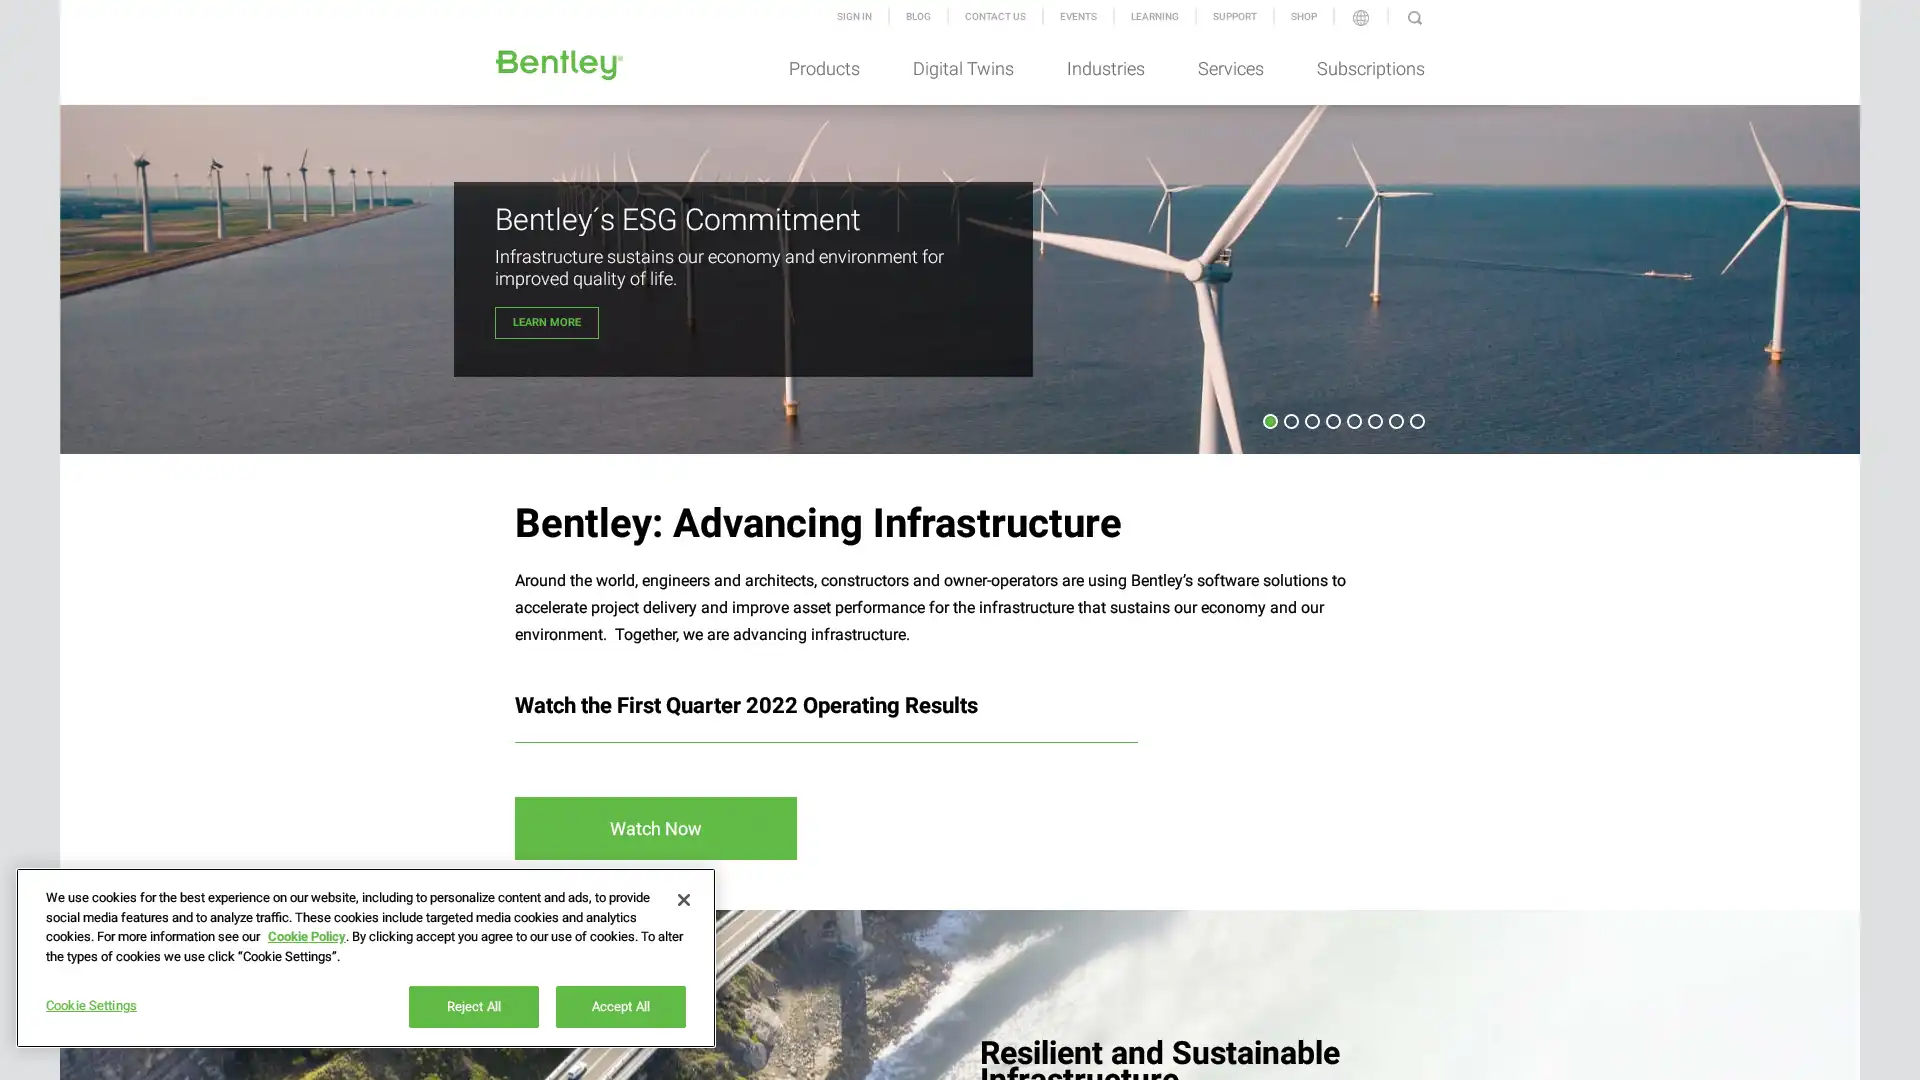  Describe the element at coordinates (473, 1006) in the screenshot. I see `Reject All` at that location.